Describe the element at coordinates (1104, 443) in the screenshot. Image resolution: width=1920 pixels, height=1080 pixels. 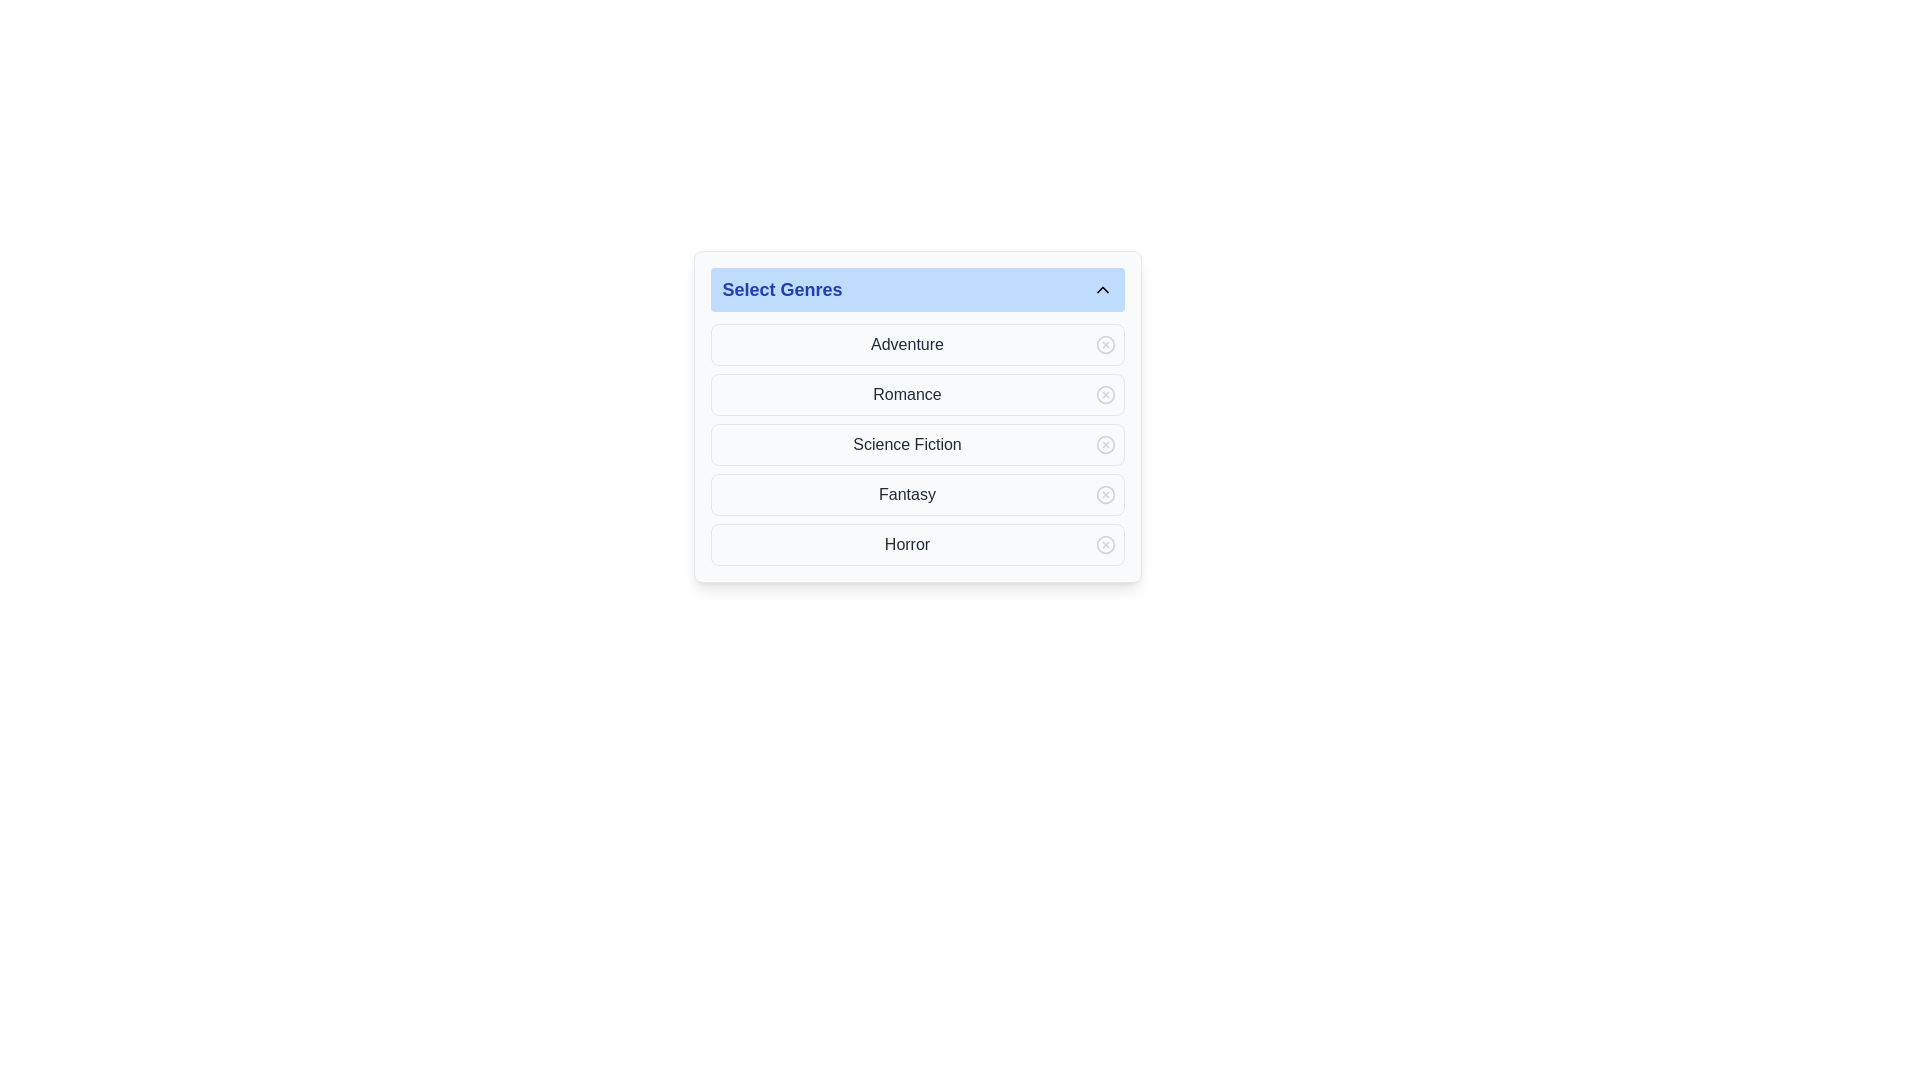
I see `the circular, light-gray button with a cross mark ('×') located to the right of the 'Science Fiction' text` at that location.